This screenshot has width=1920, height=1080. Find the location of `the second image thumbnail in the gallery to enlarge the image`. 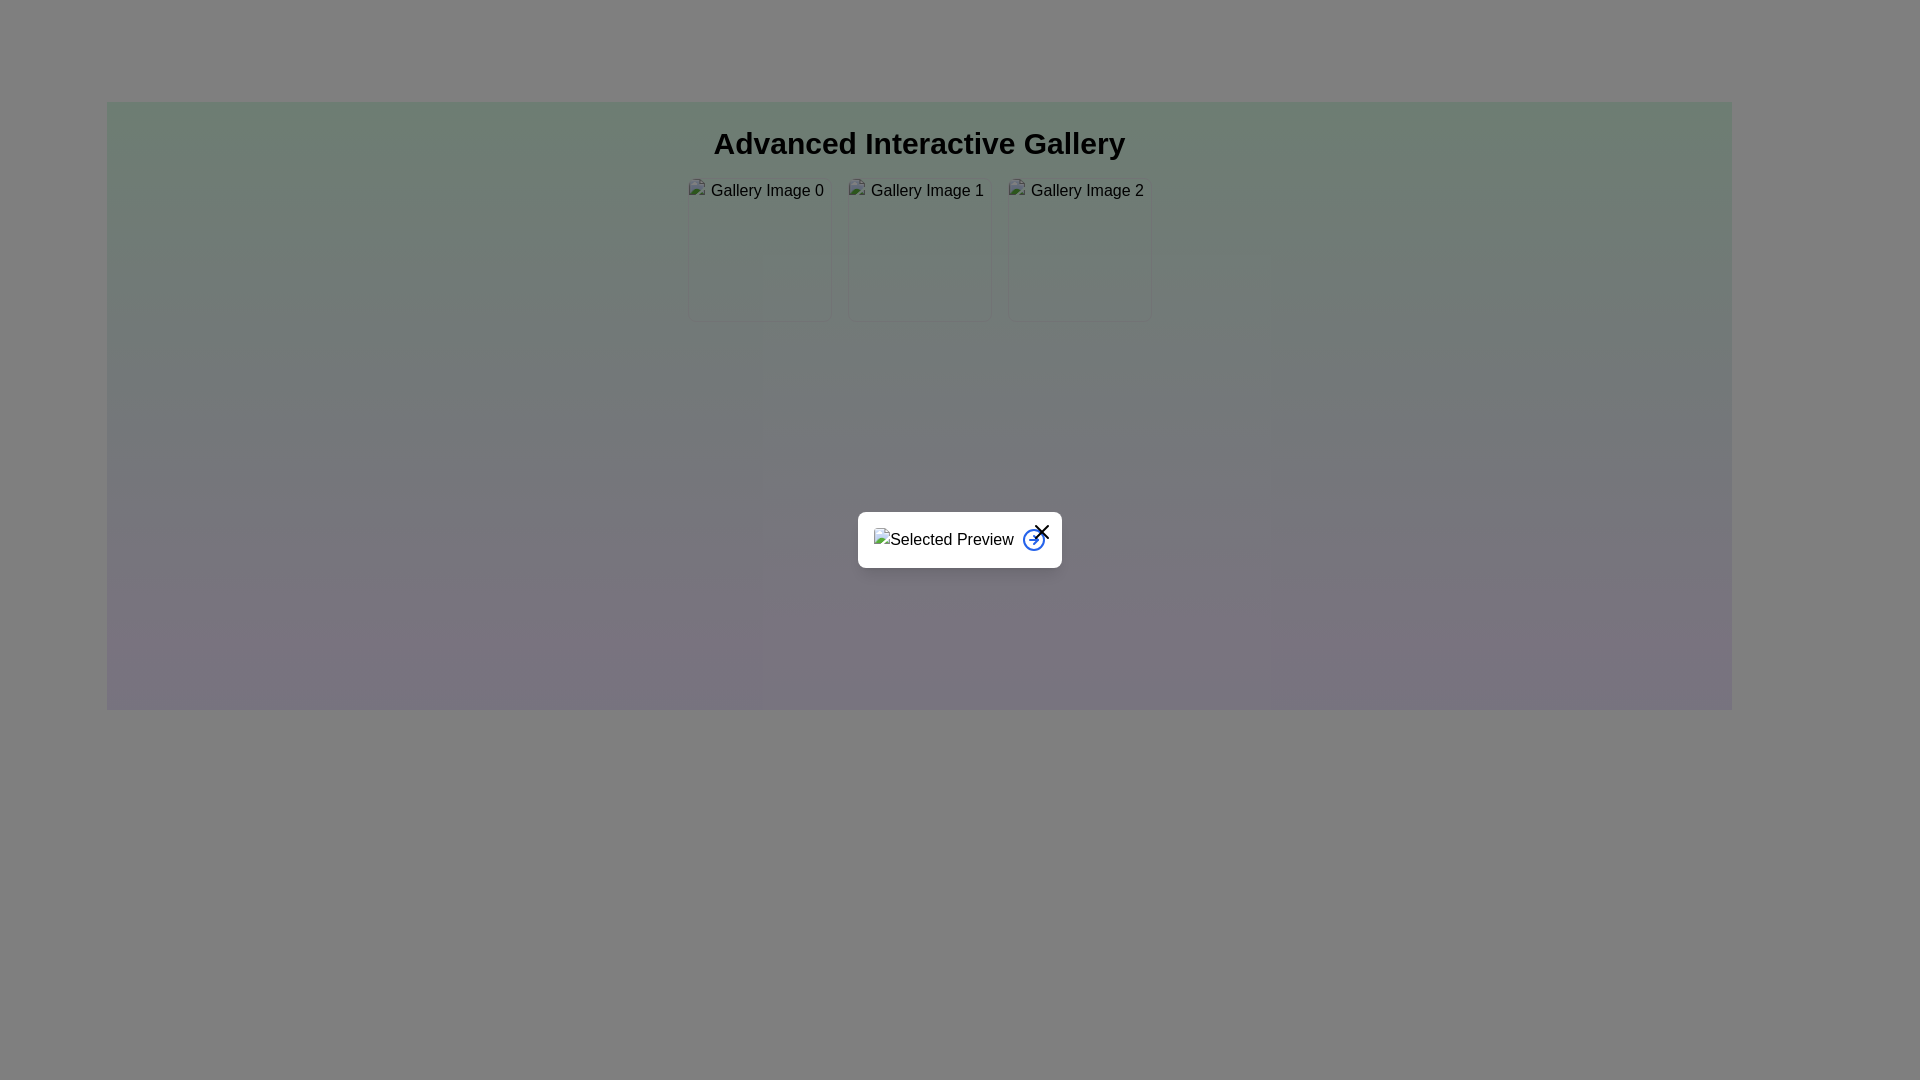

the second image thumbnail in the gallery to enlarge the image is located at coordinates (918, 249).